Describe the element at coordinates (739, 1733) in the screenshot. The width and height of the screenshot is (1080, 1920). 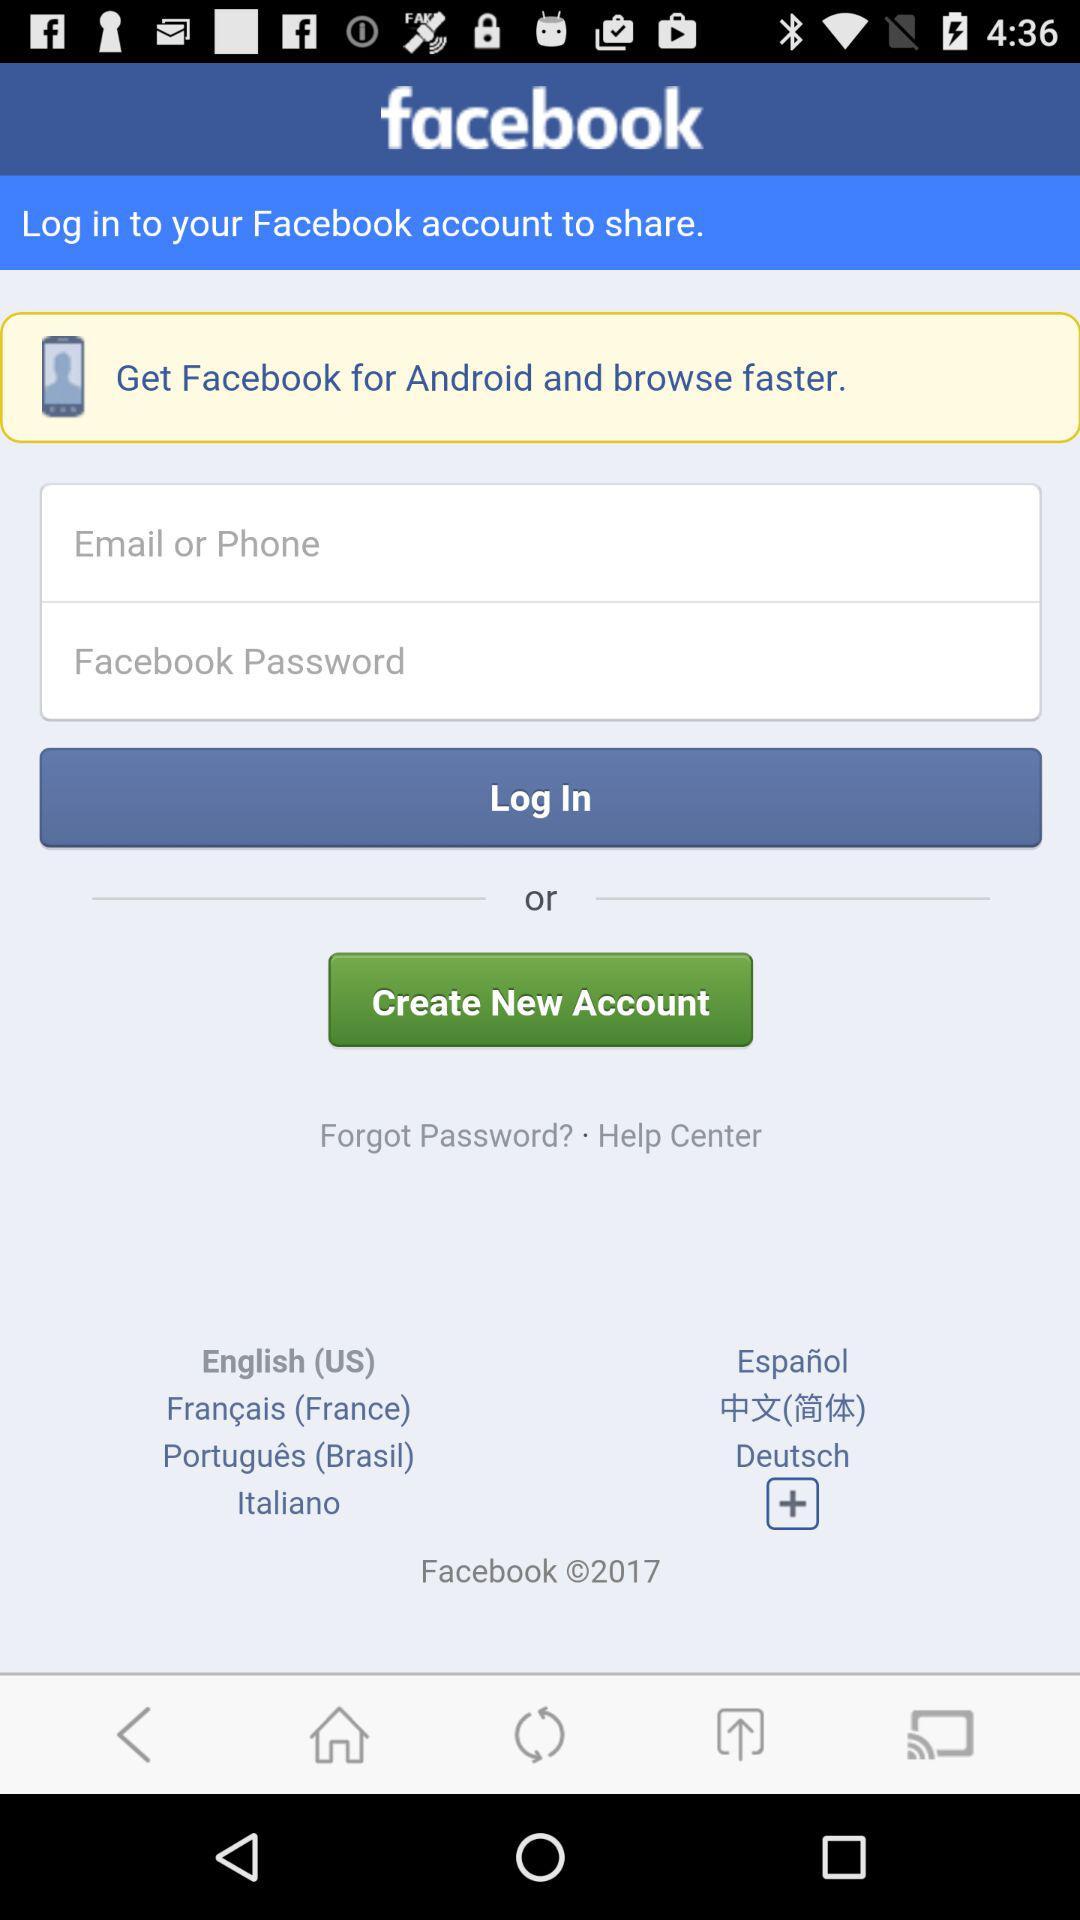
I see `share the article` at that location.